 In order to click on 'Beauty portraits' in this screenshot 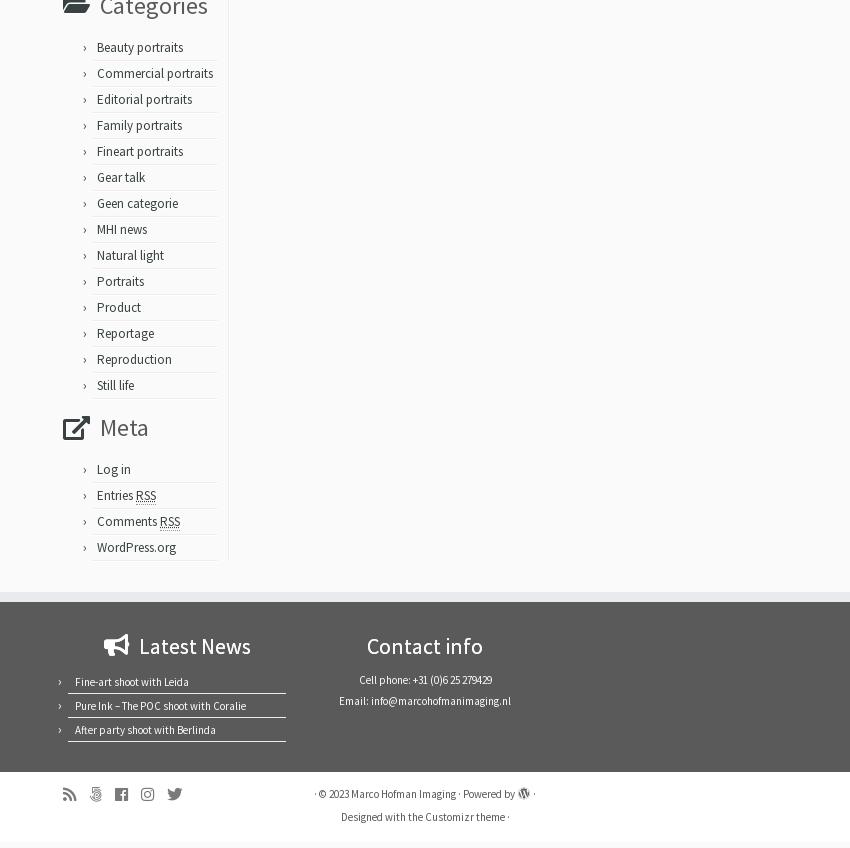, I will do `click(95, 54)`.